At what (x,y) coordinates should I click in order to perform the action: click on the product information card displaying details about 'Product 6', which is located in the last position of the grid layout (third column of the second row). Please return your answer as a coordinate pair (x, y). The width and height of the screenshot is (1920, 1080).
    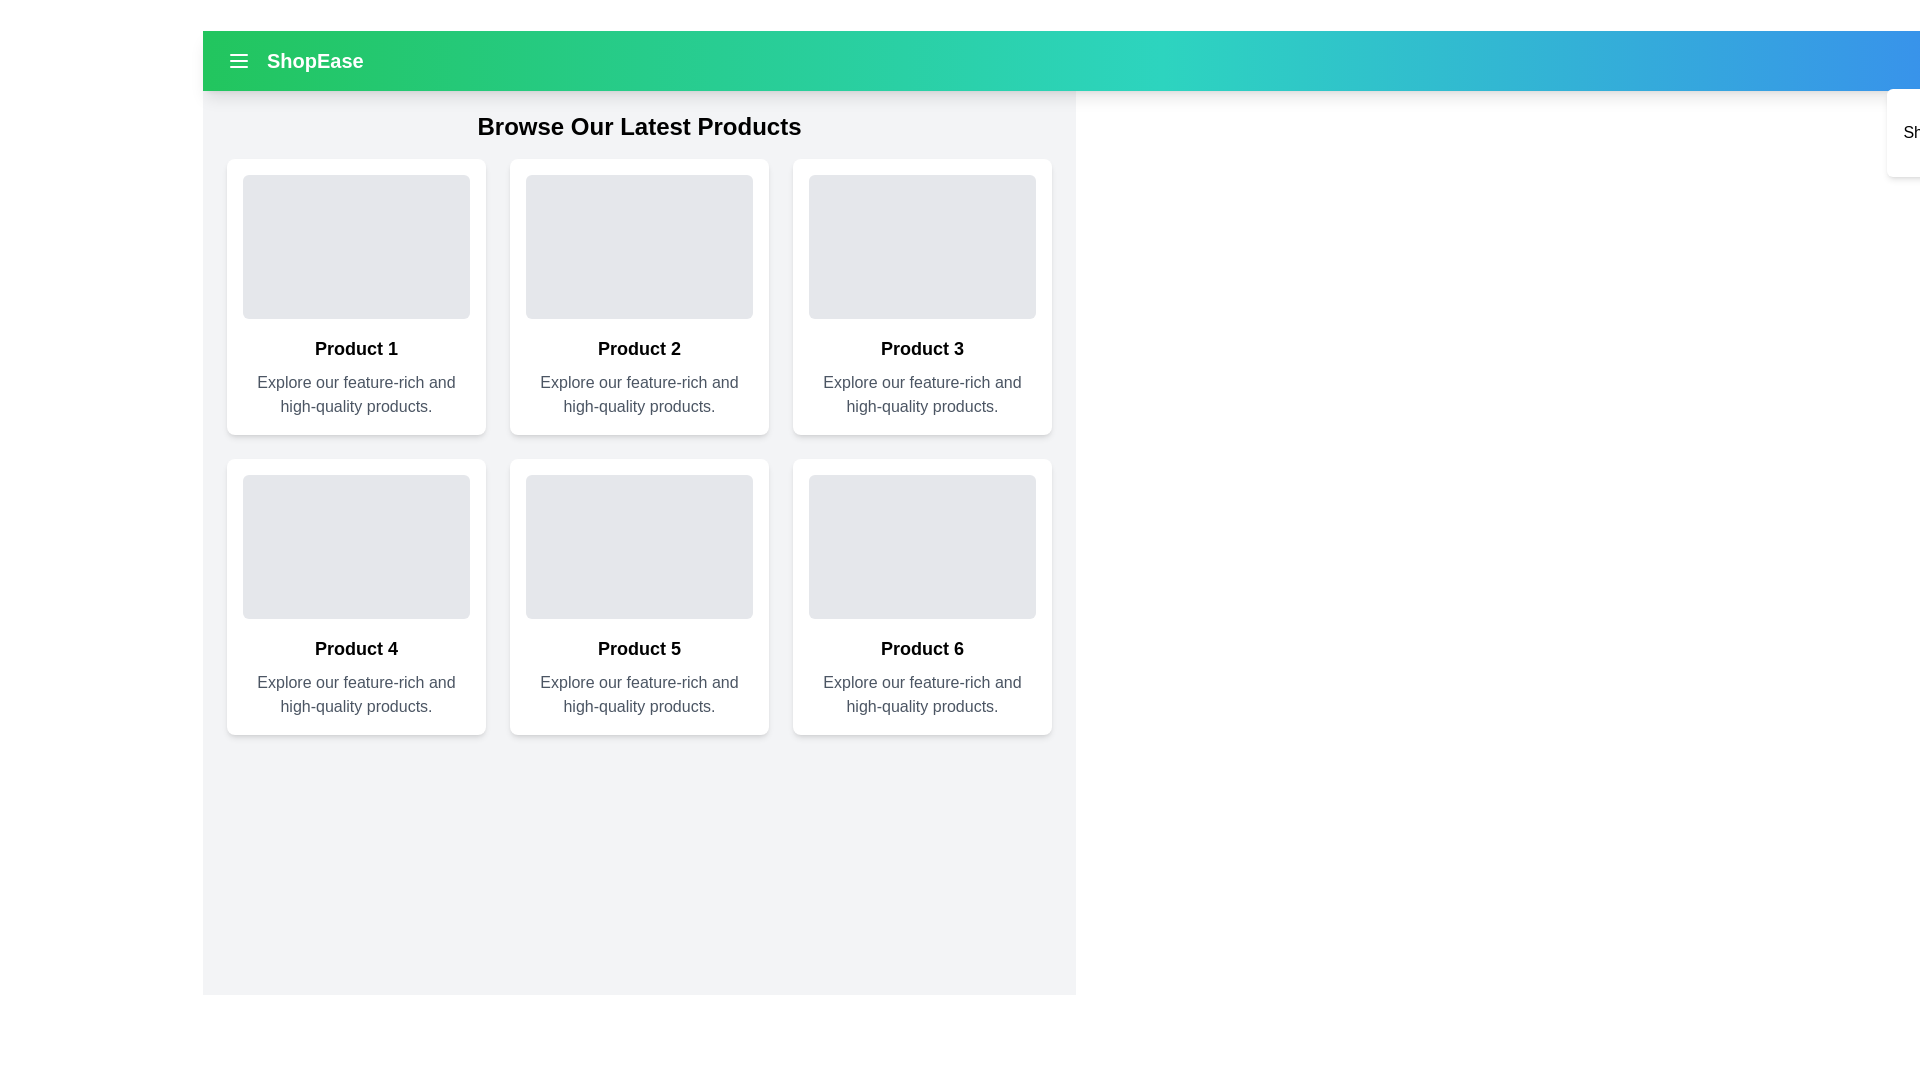
    Looking at the image, I should click on (921, 596).